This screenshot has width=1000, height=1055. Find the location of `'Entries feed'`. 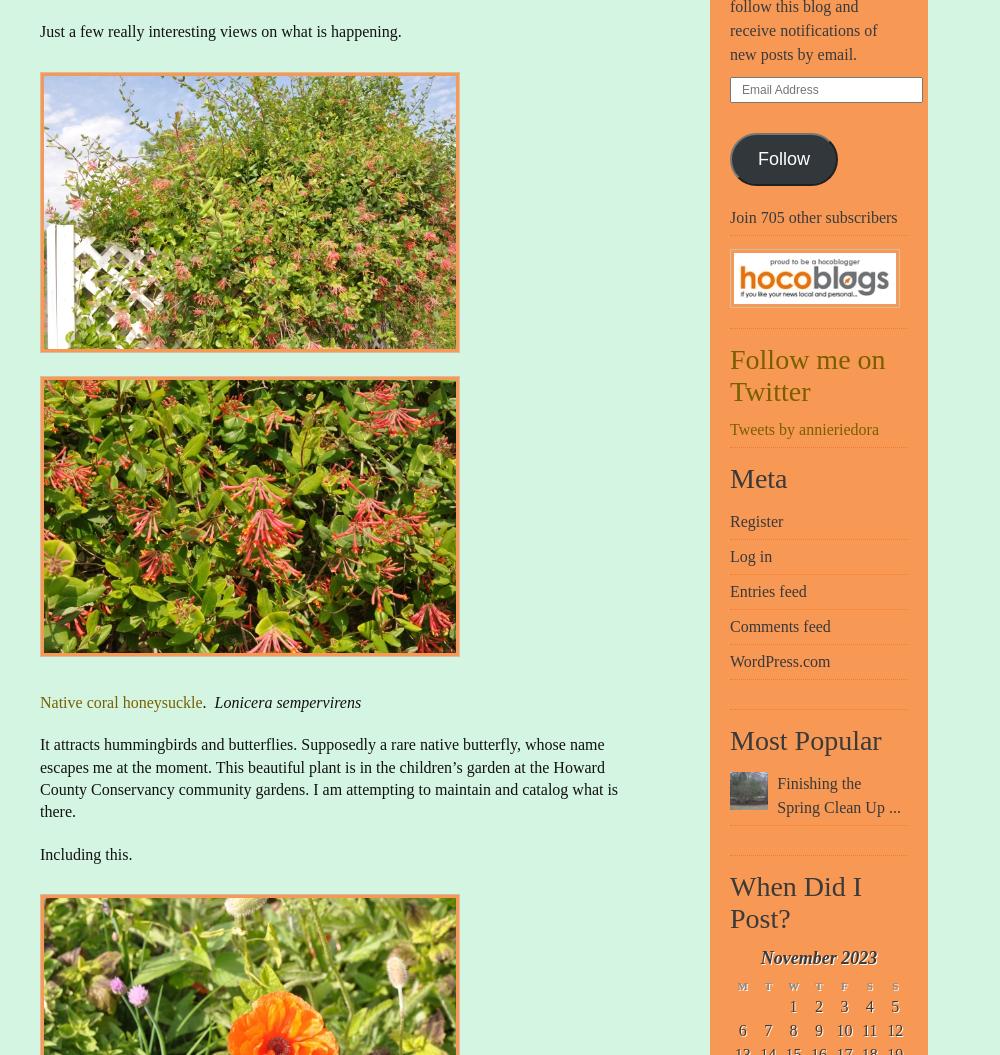

'Entries feed' is located at coordinates (768, 591).